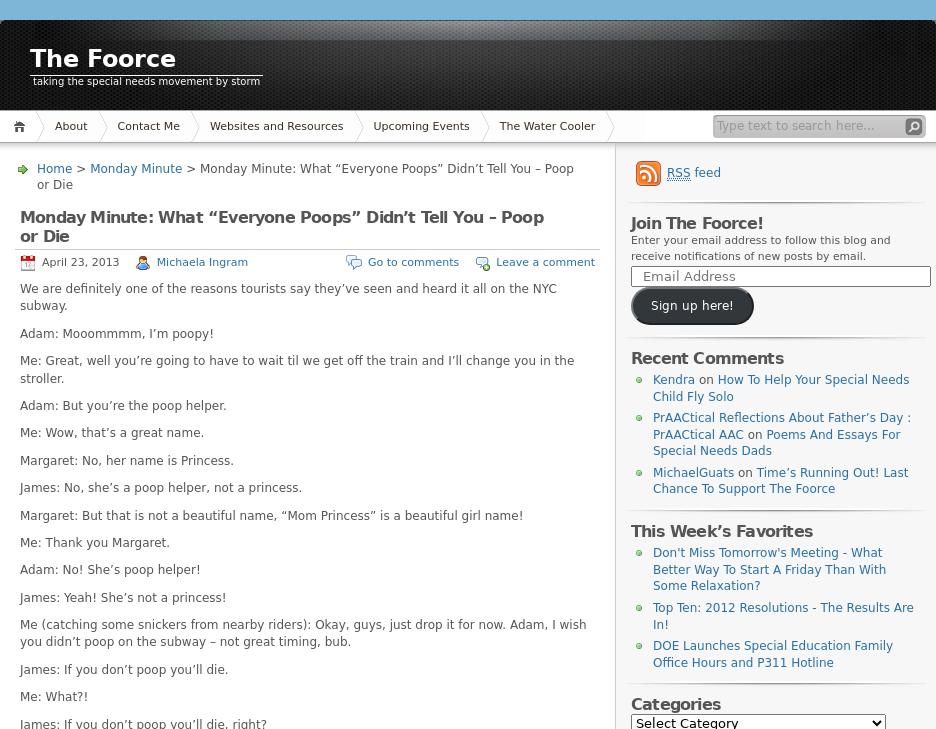  Describe the element at coordinates (675, 704) in the screenshot. I see `'Categories'` at that location.